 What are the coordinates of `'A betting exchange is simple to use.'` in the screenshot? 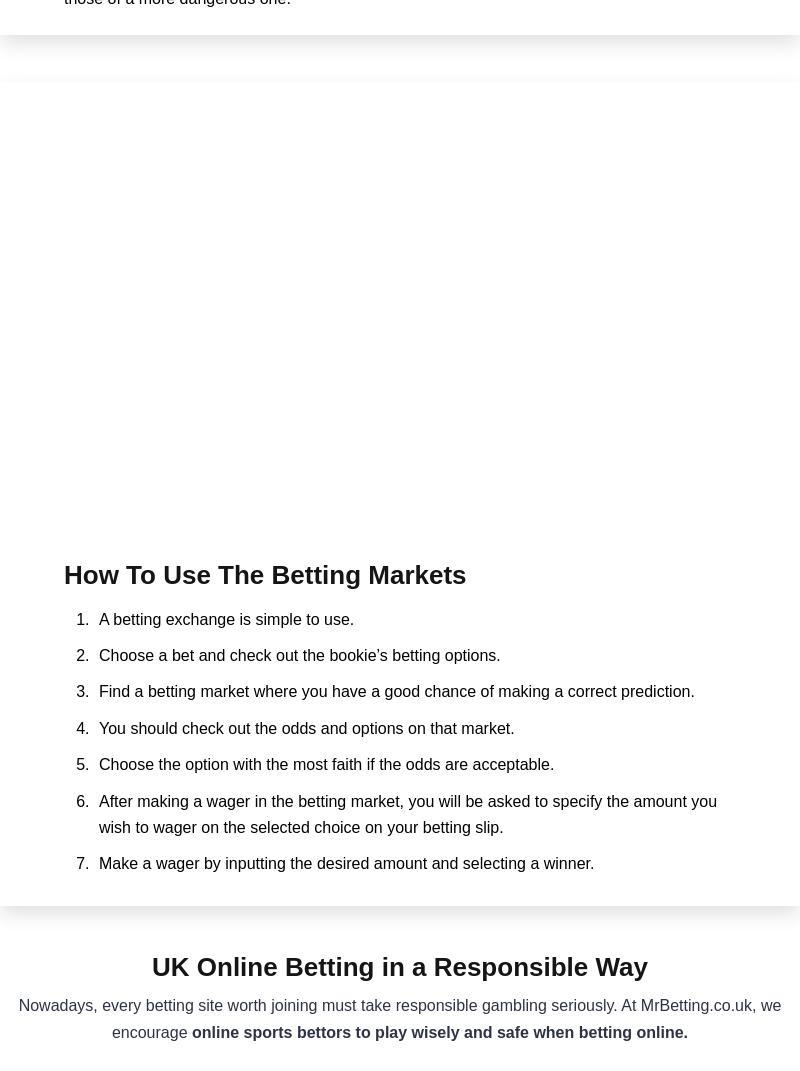 It's located at (226, 617).